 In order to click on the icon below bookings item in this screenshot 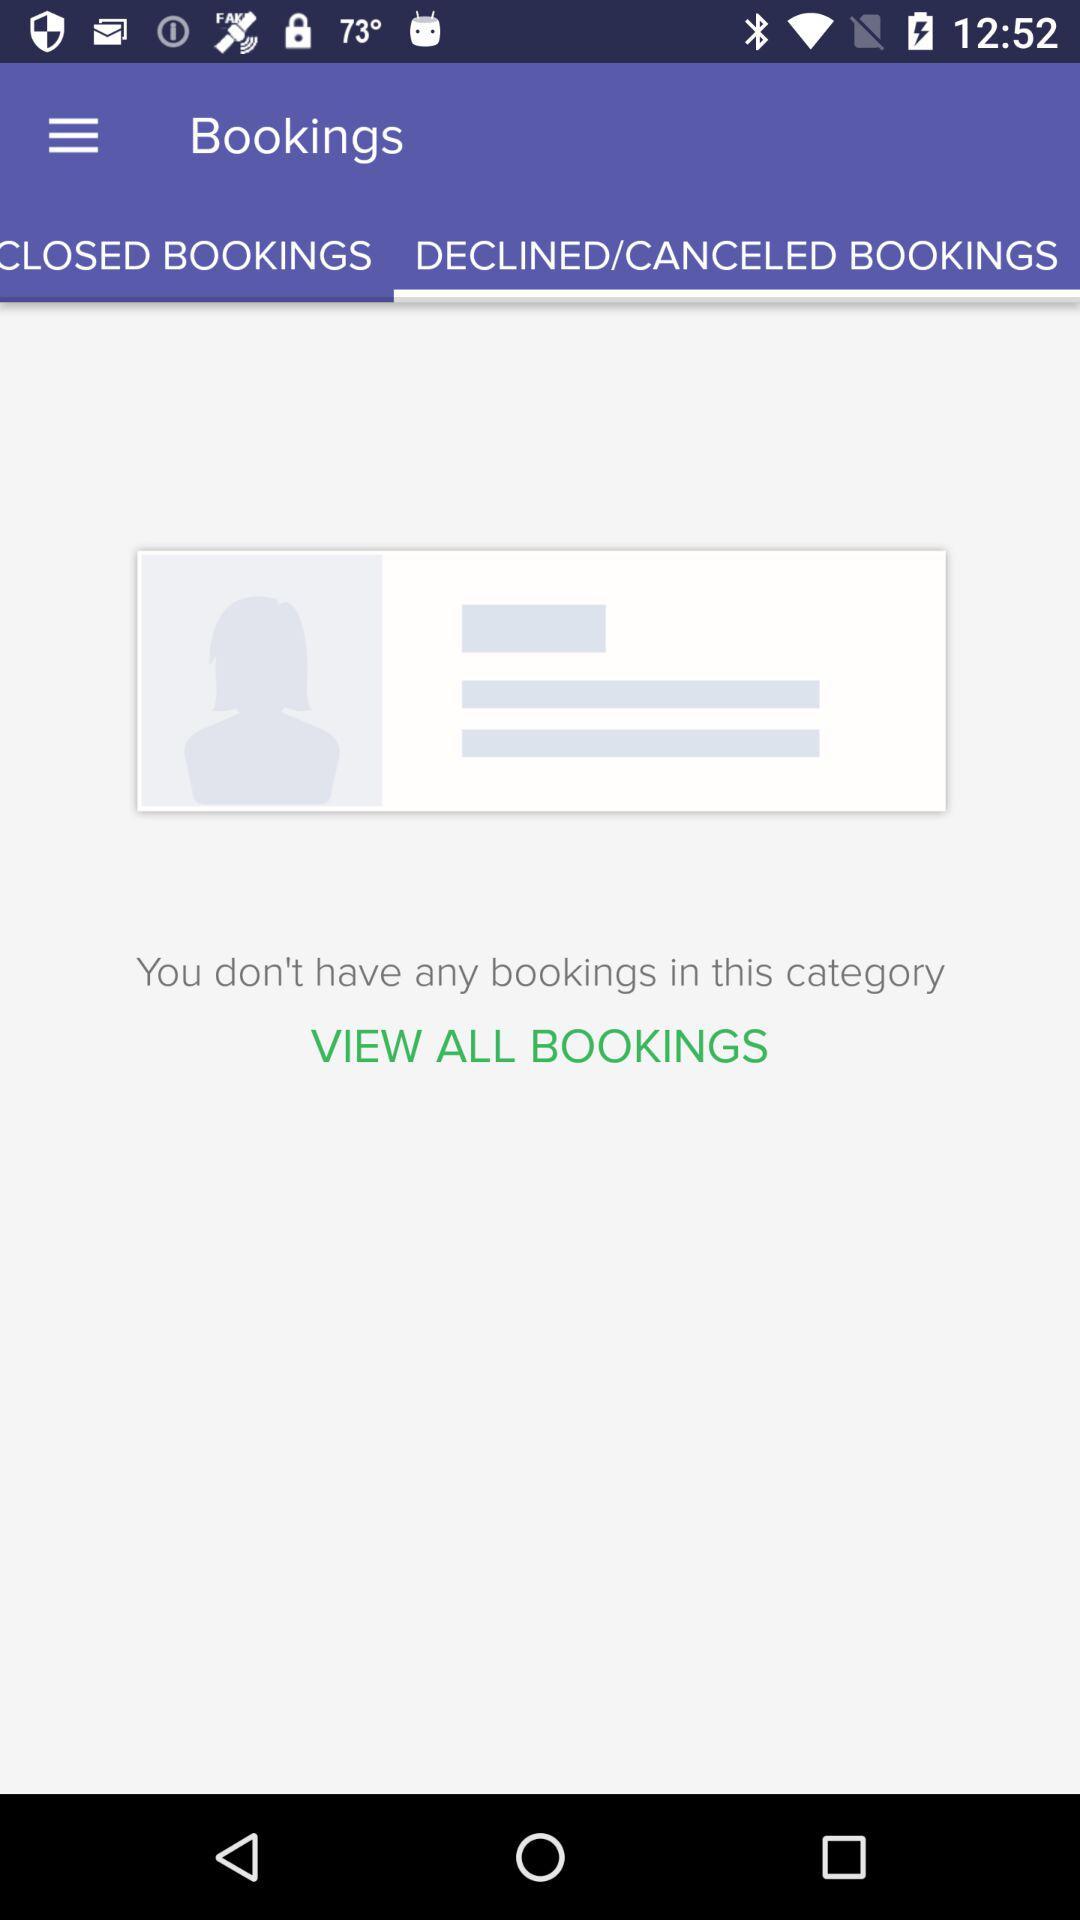, I will do `click(736, 255)`.